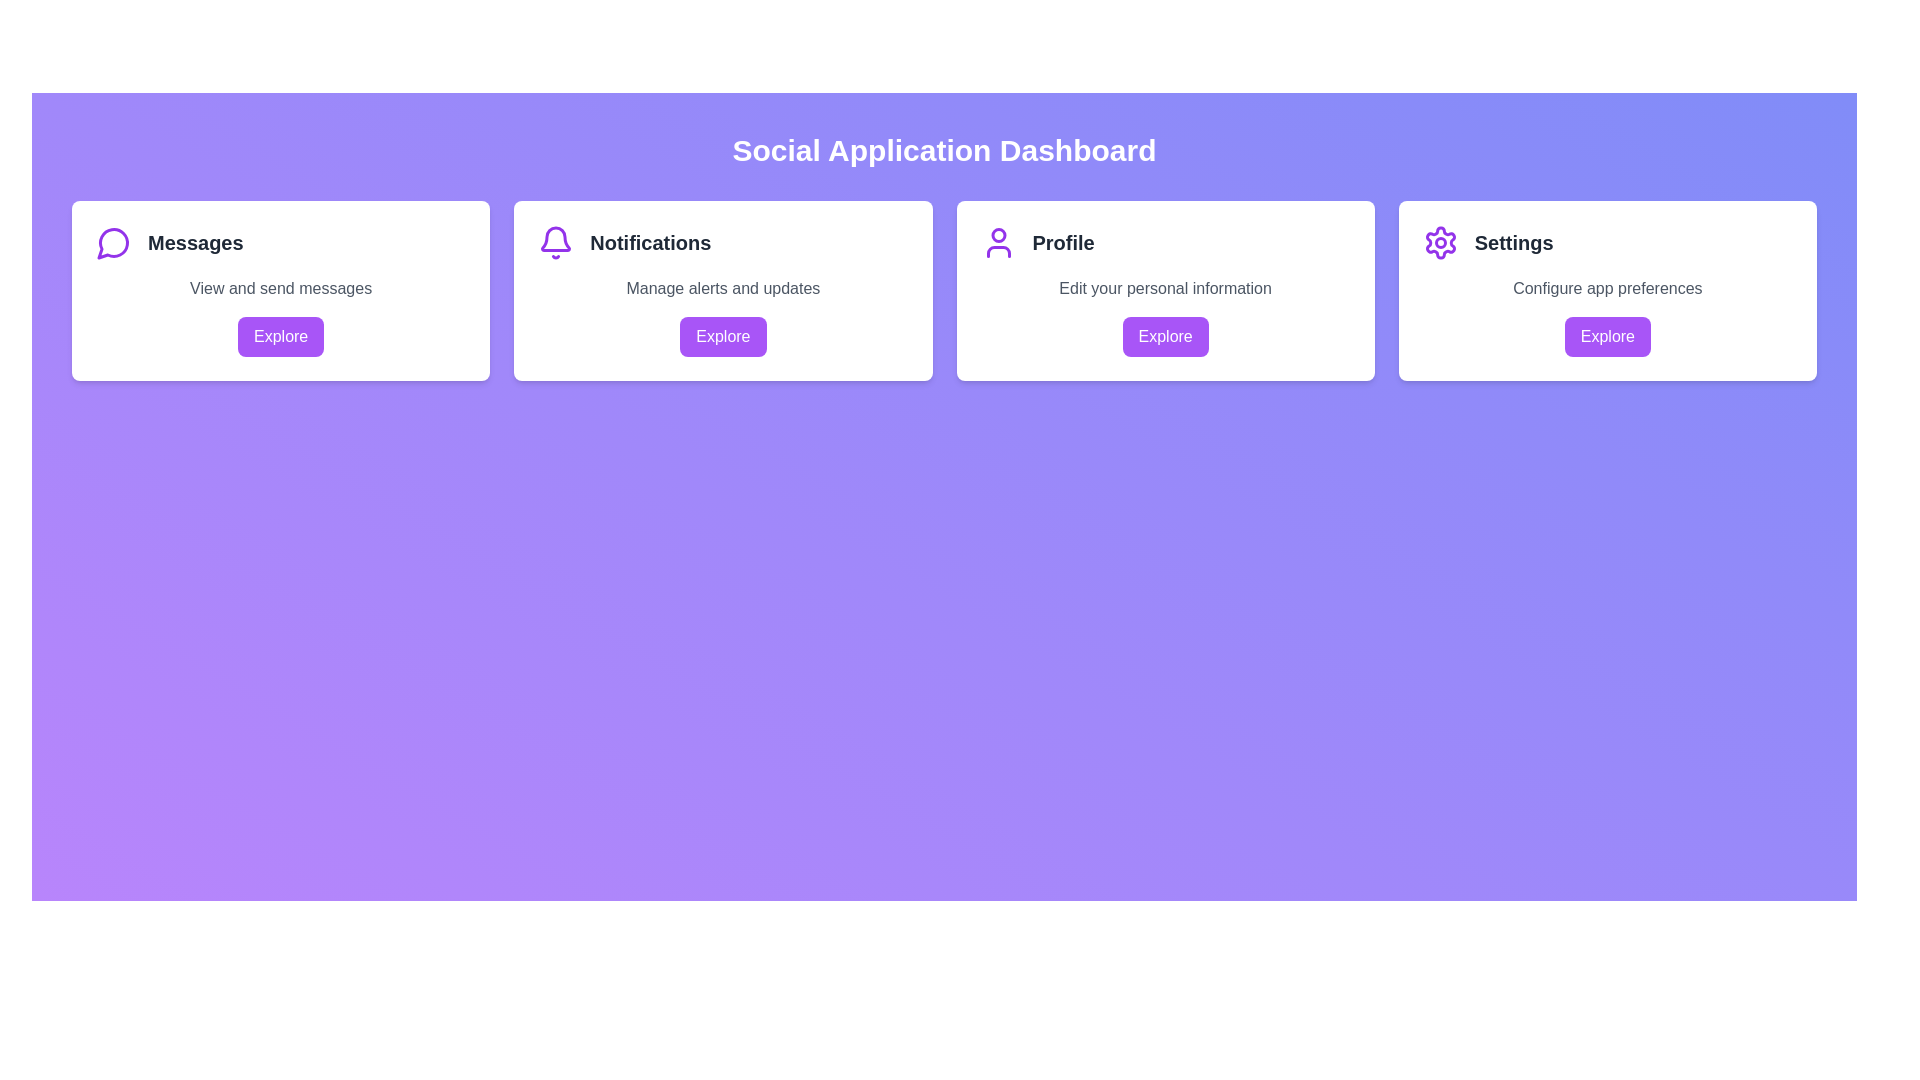 This screenshot has height=1080, width=1920. What do you see at coordinates (195, 242) in the screenshot?
I see `the 'Messages' text header, which is styled in bold dark gray and located within the upper-left card of the interface, adjacent to a speech bubble icon` at bounding box center [195, 242].